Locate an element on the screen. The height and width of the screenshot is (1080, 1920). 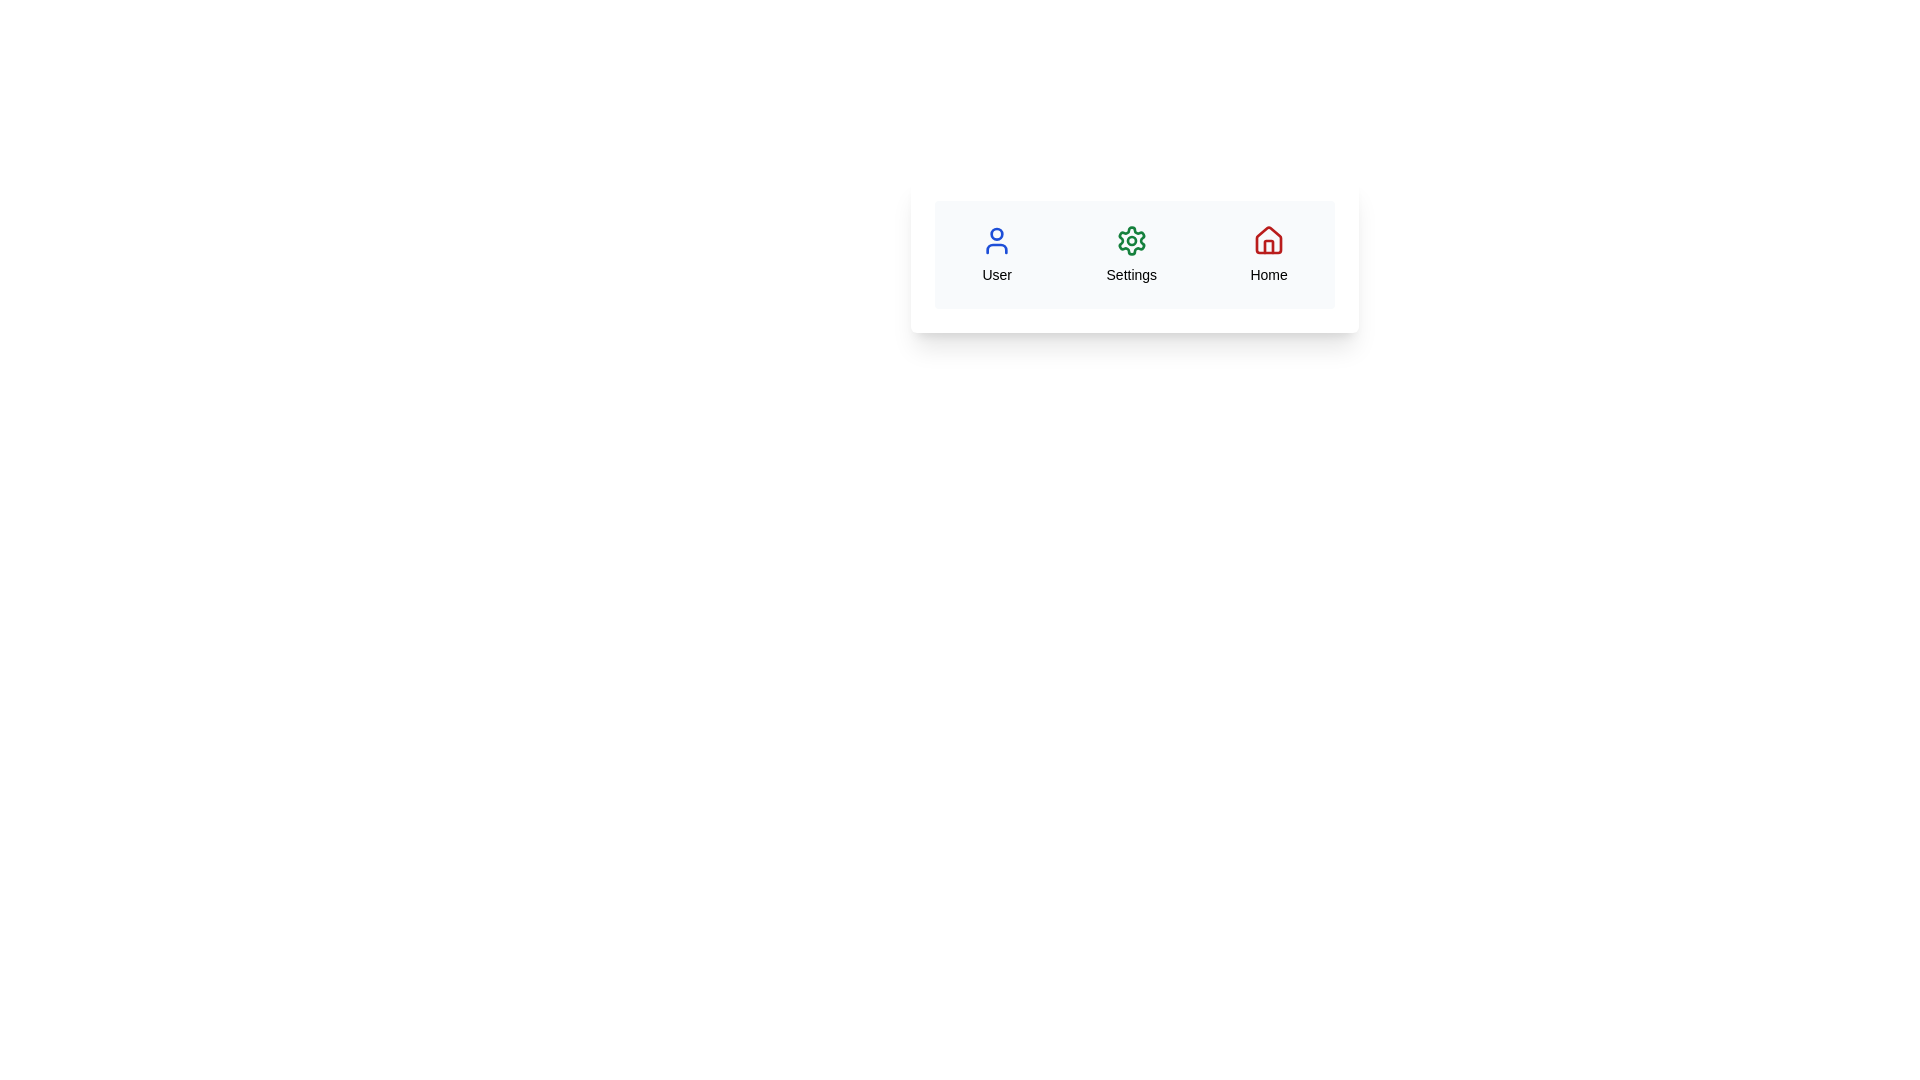
the red house icon labeled 'Home', which is the third item in the horizontal menu is located at coordinates (1268, 239).